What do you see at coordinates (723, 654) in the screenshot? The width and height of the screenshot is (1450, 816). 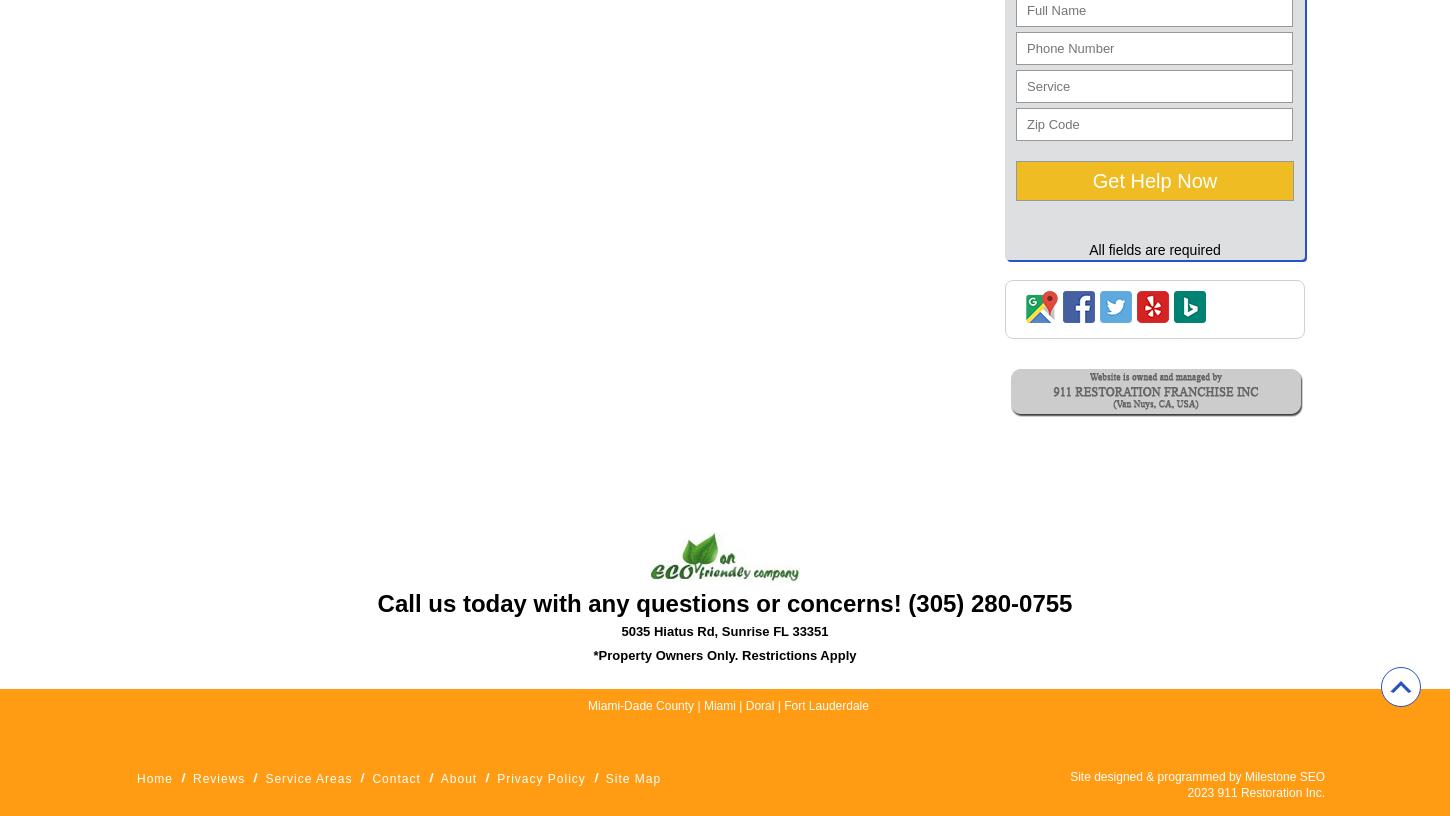 I see `'*Property Owners Only. Restrictions Apply'` at bounding box center [723, 654].